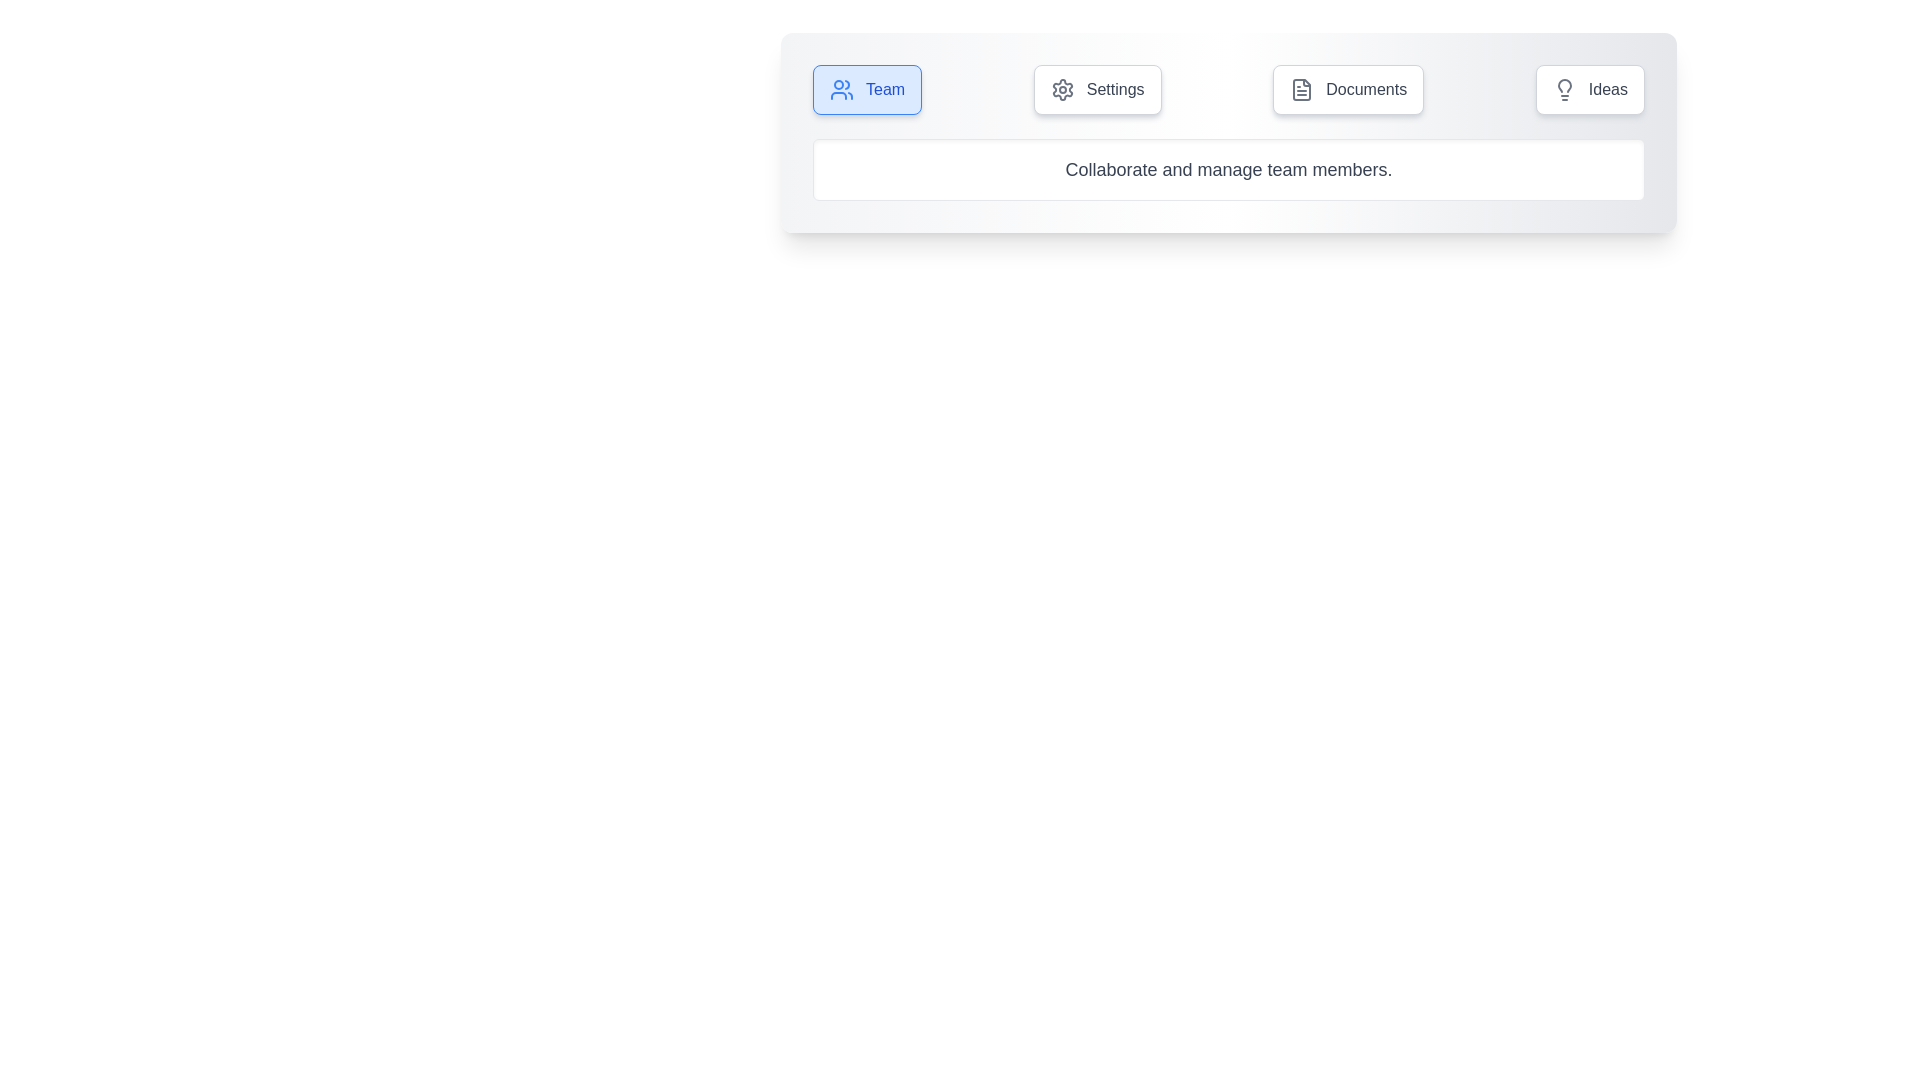 The image size is (1920, 1080). What do you see at coordinates (1348, 88) in the screenshot?
I see `the tab labeled Documents to view its content` at bounding box center [1348, 88].